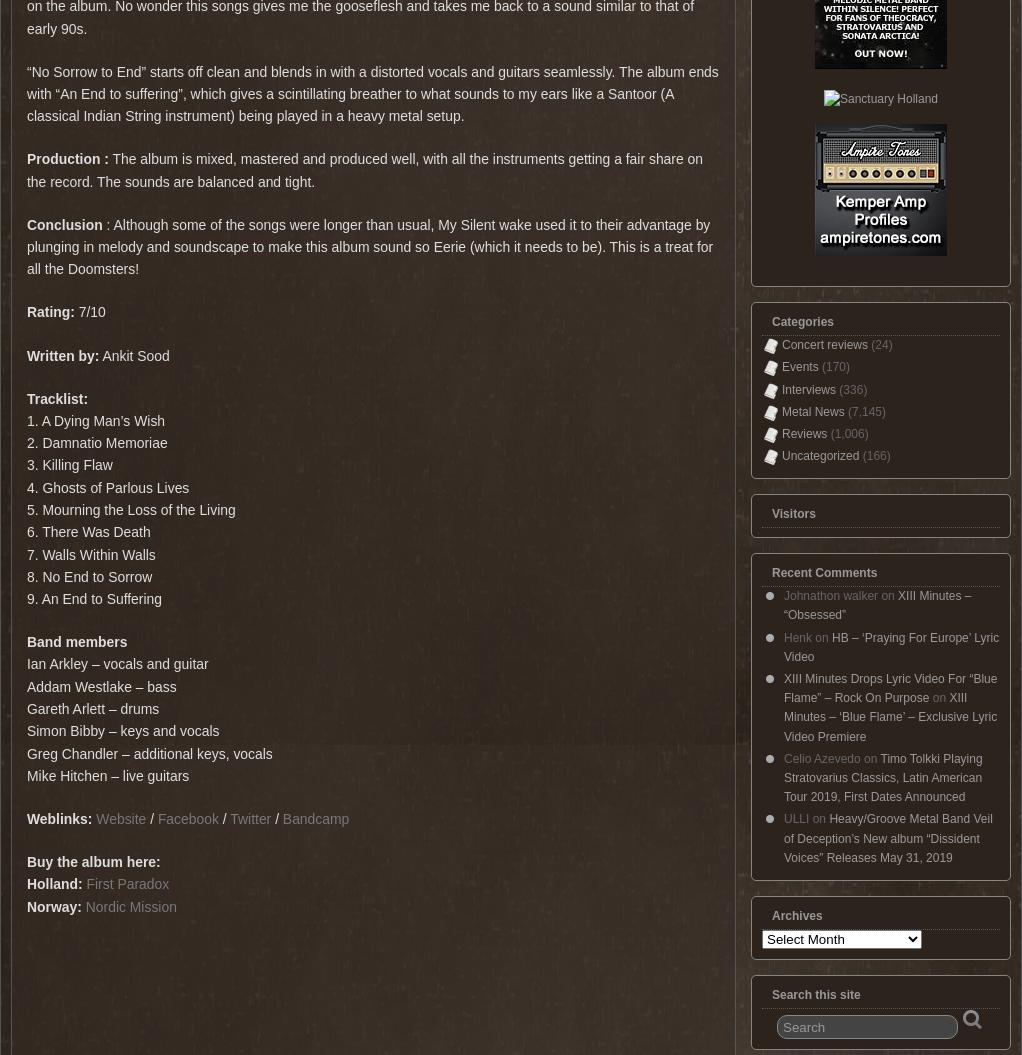 The image size is (1022, 1055). Describe the element at coordinates (829, 595) in the screenshot. I see `'Johnathon walker'` at that location.